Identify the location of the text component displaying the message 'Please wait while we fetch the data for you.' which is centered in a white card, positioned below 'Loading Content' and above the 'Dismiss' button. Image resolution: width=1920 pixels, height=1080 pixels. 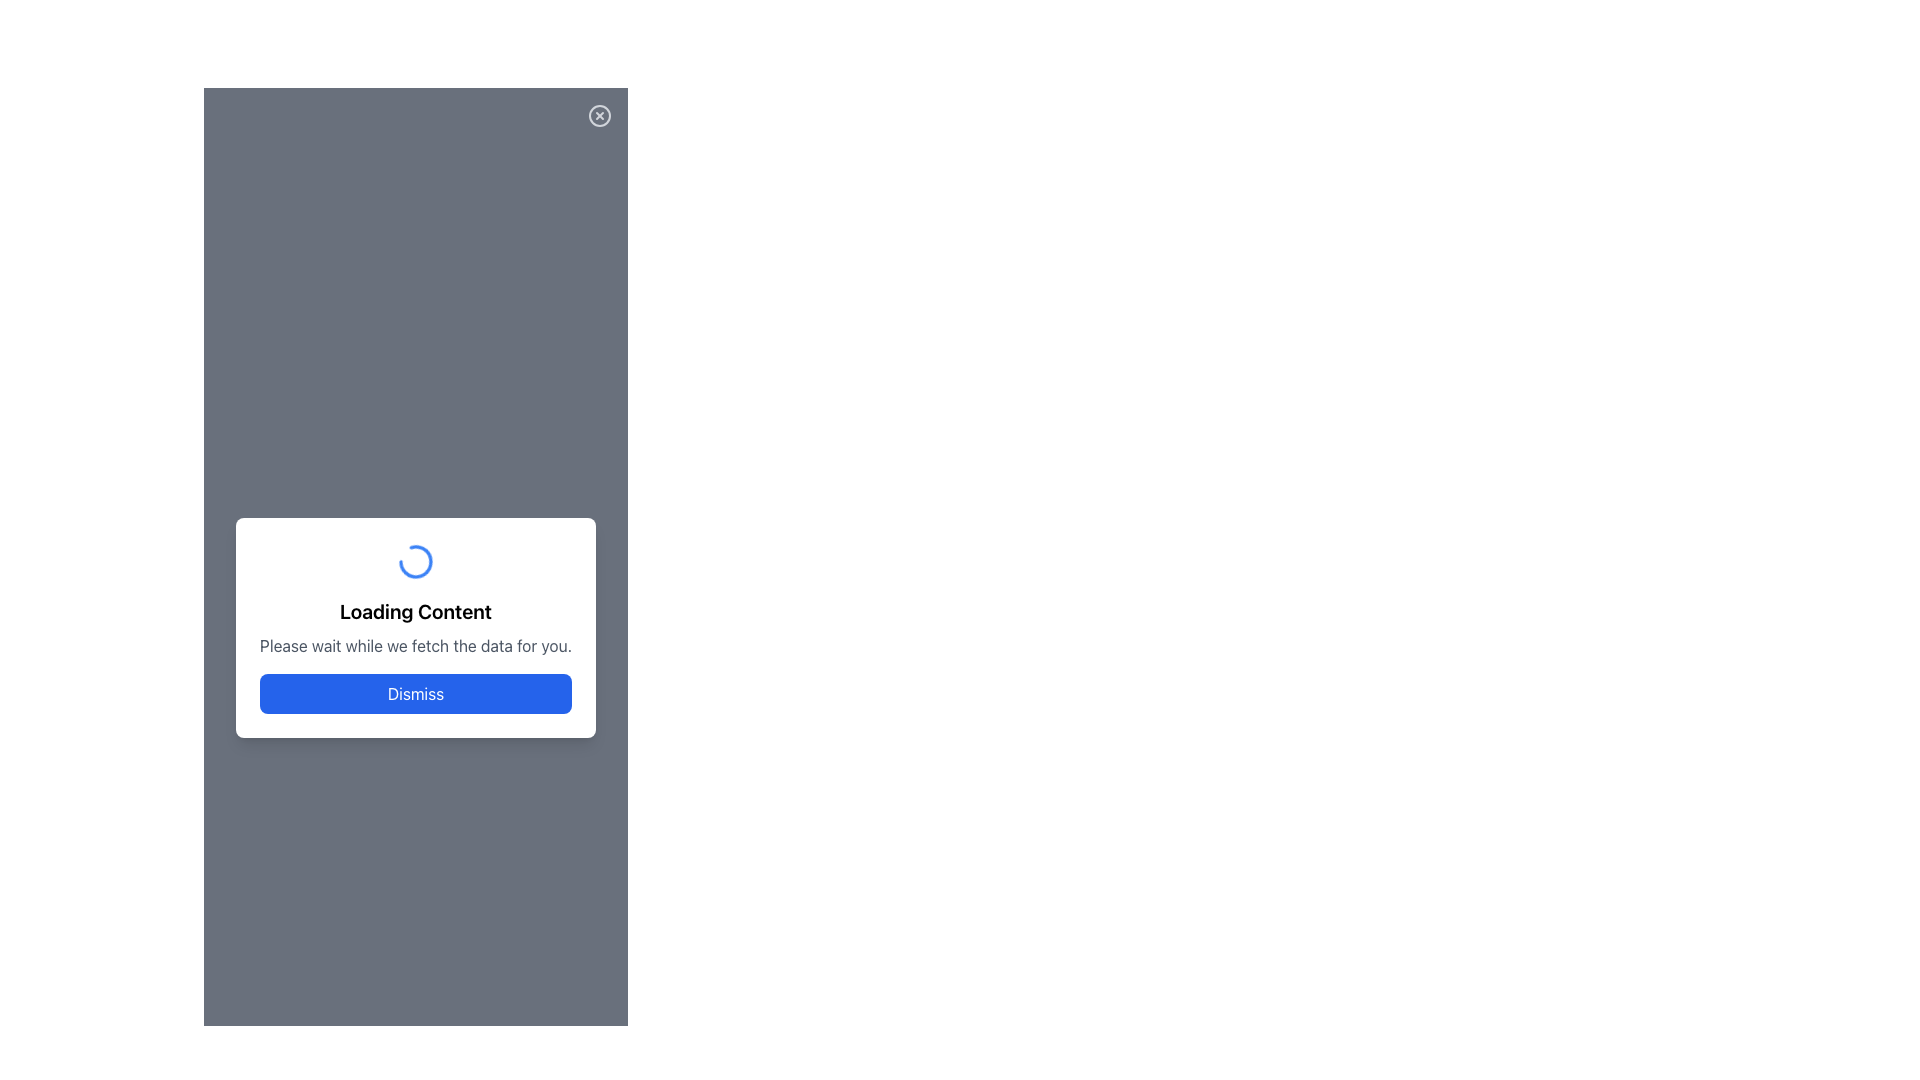
(415, 645).